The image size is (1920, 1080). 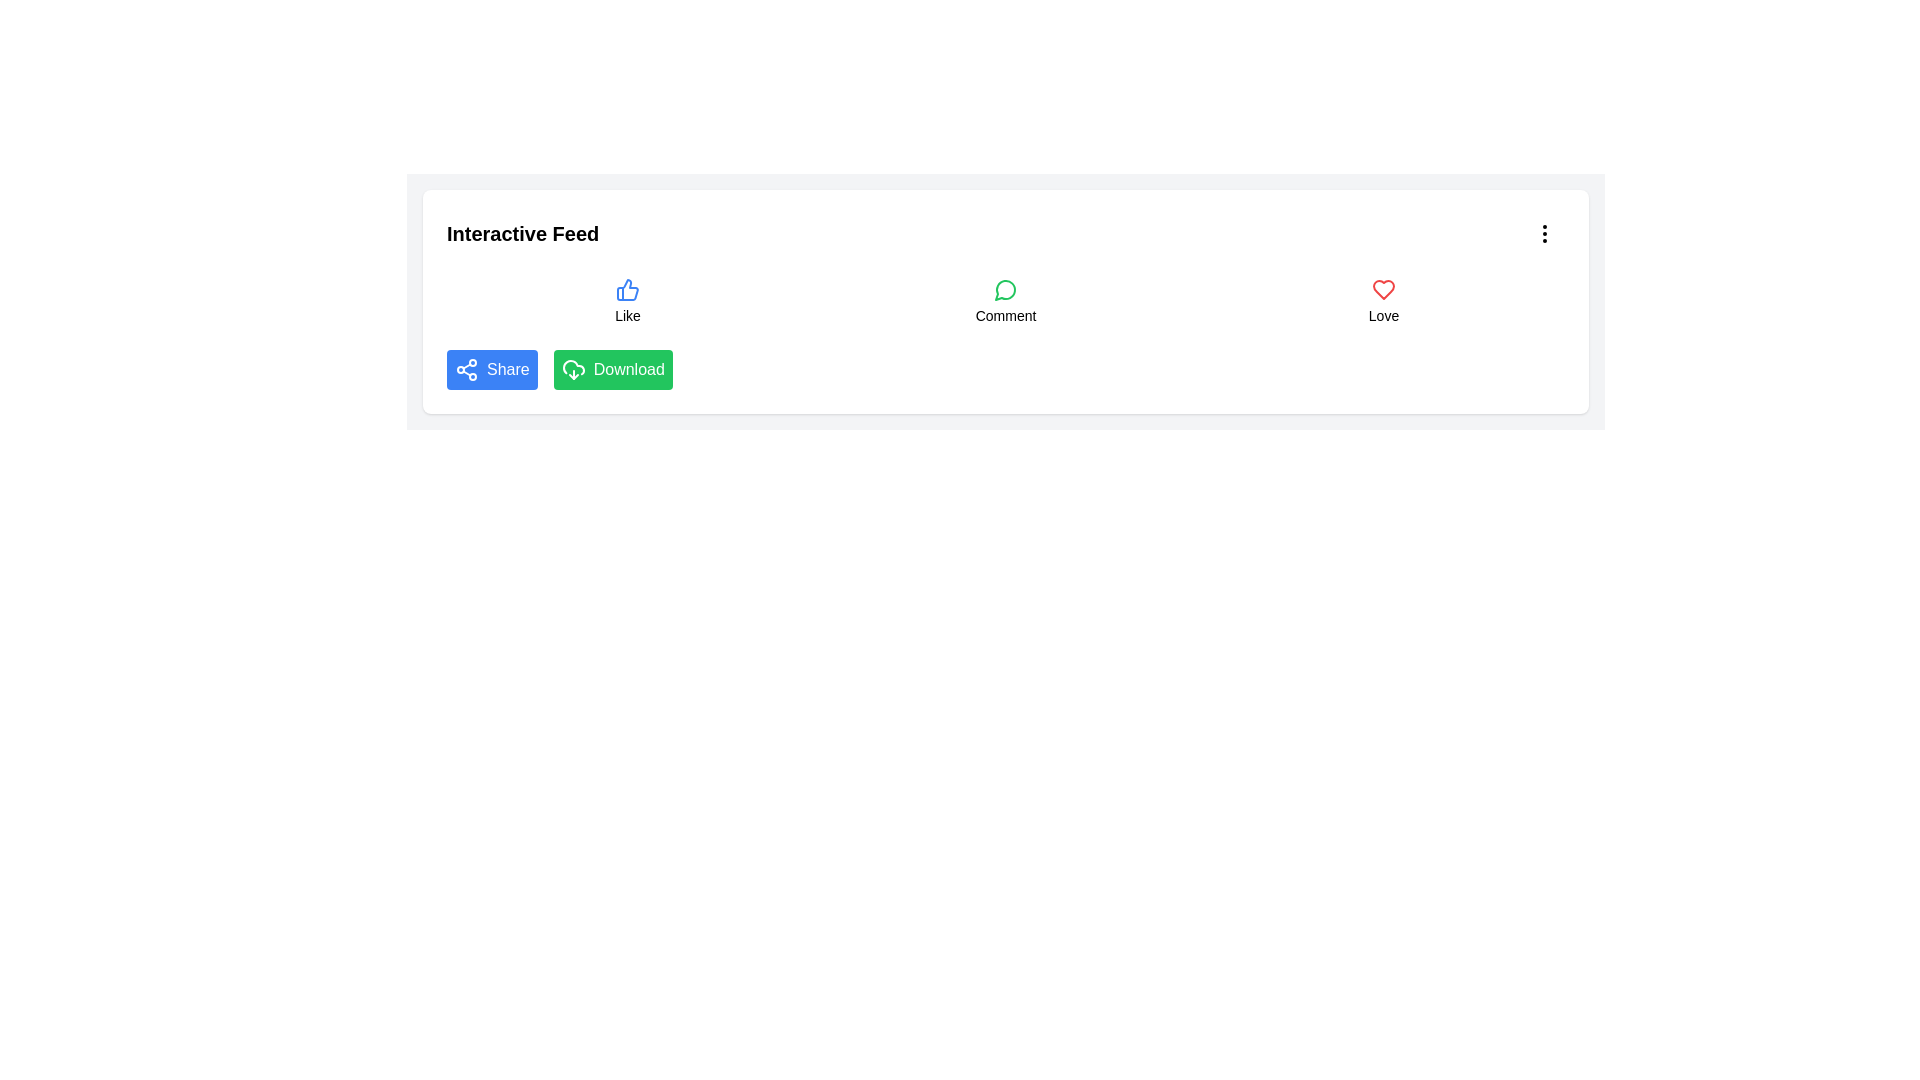 What do you see at coordinates (1382, 289) in the screenshot?
I see `the visual representation of the 'Love' icon located at the bottom right of the main interactive panel, directly underneath the text label 'Love'` at bounding box center [1382, 289].